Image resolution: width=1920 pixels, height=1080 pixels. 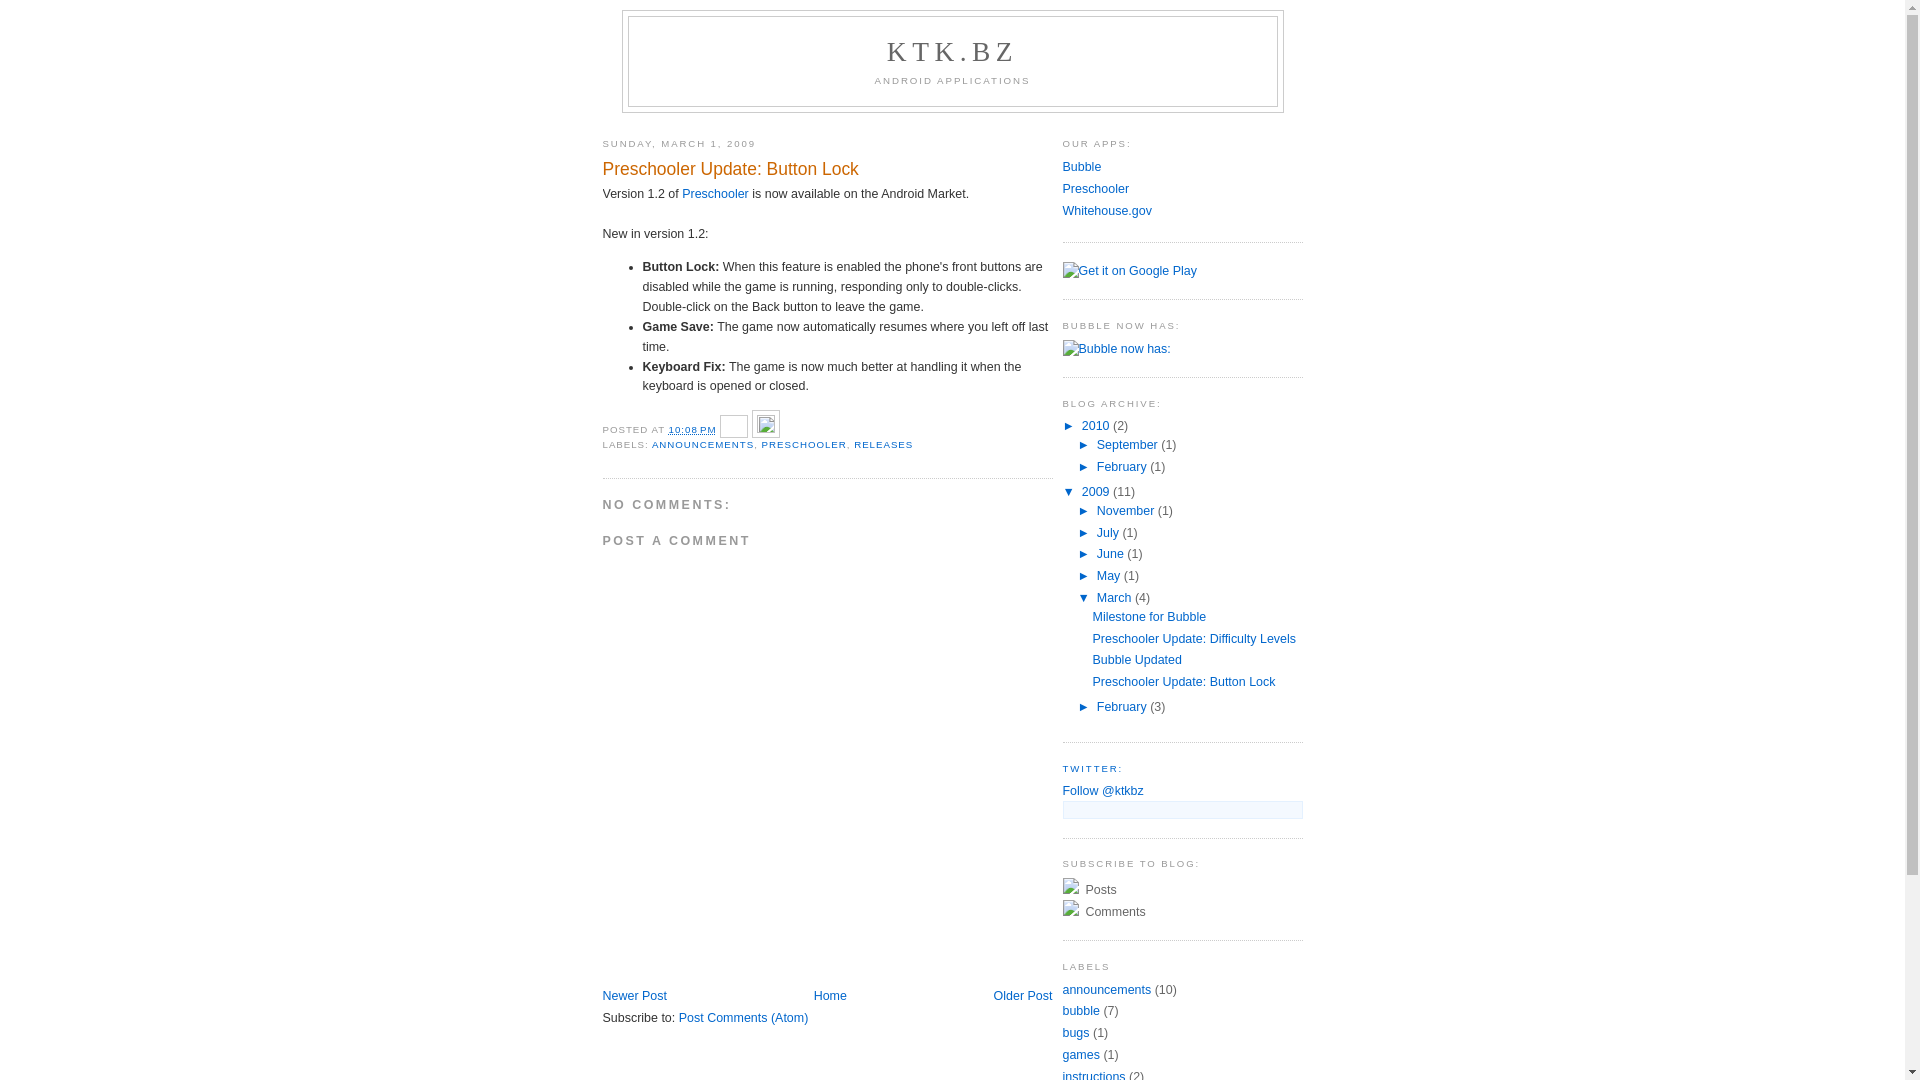 I want to click on 'Post Comments (Atom)', so click(x=743, y=1018).